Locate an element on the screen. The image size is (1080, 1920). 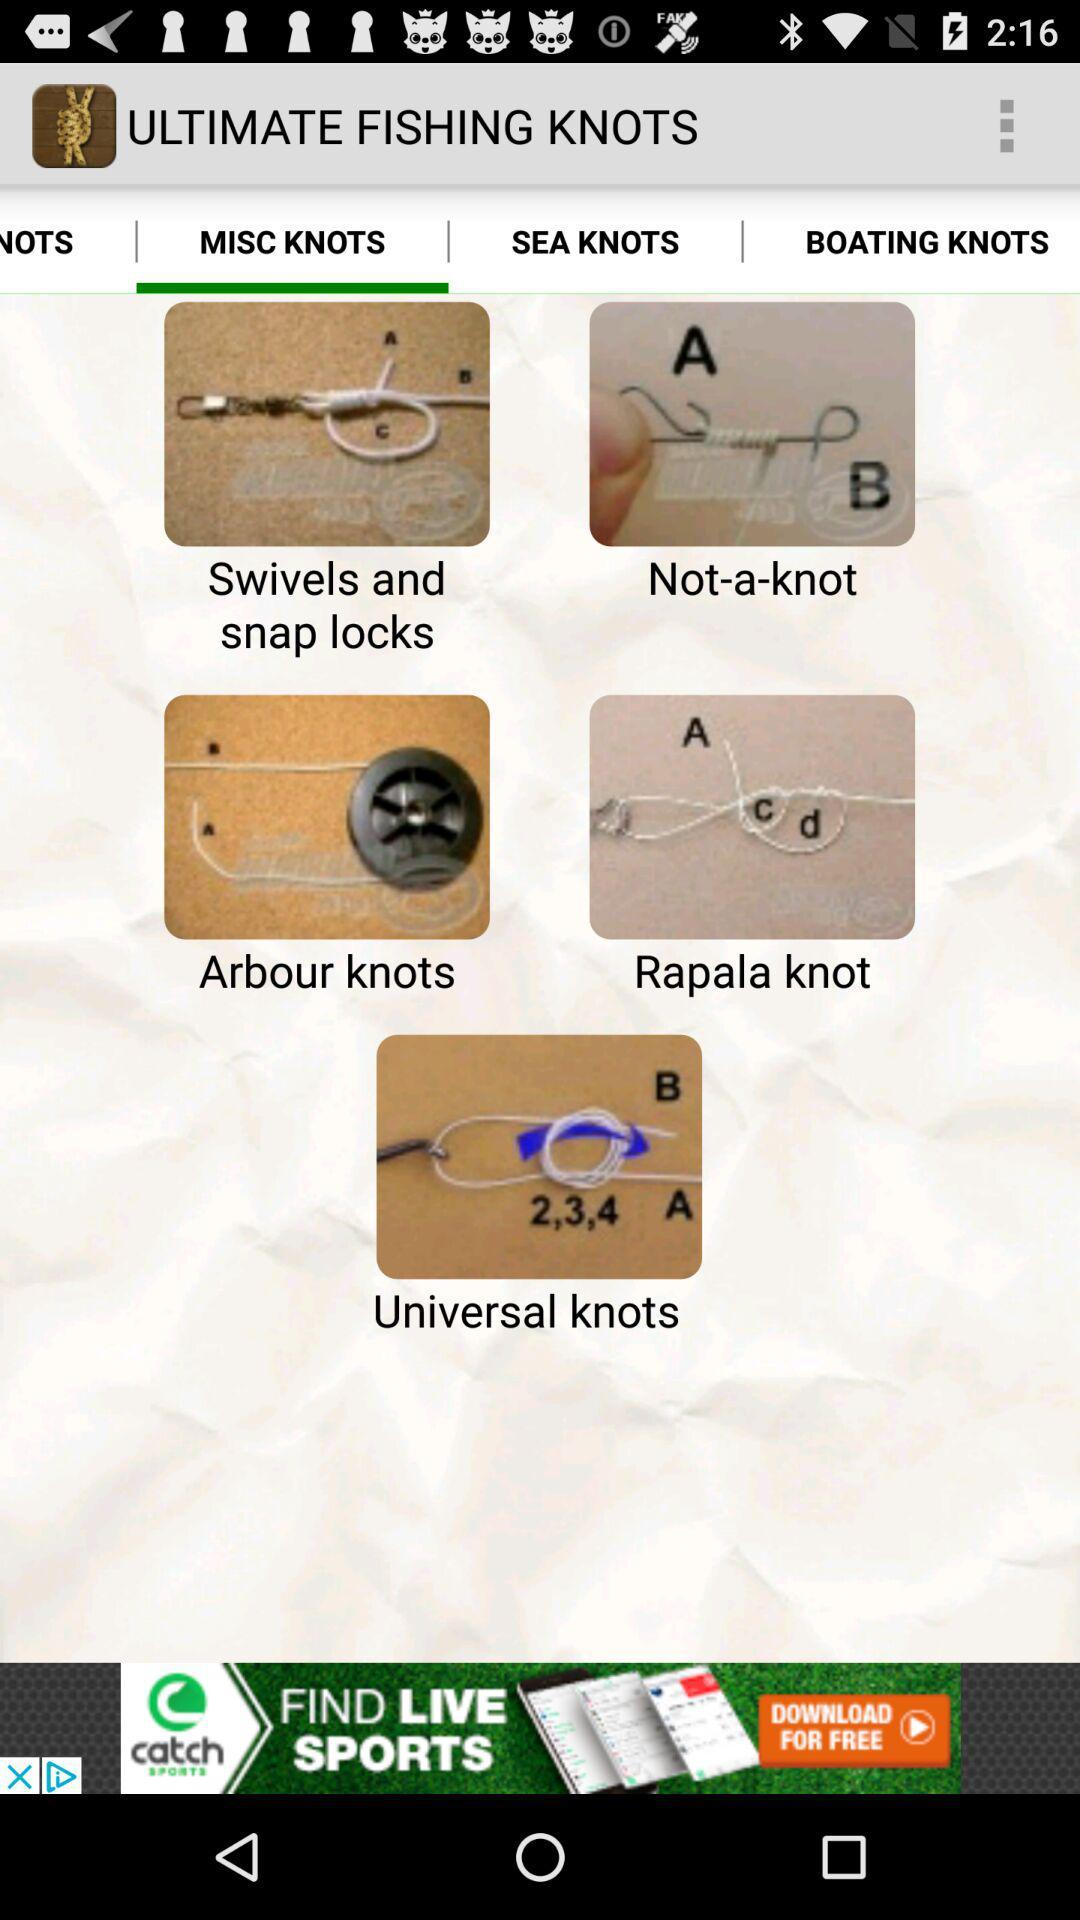
icon at the center is located at coordinates (538, 1156).